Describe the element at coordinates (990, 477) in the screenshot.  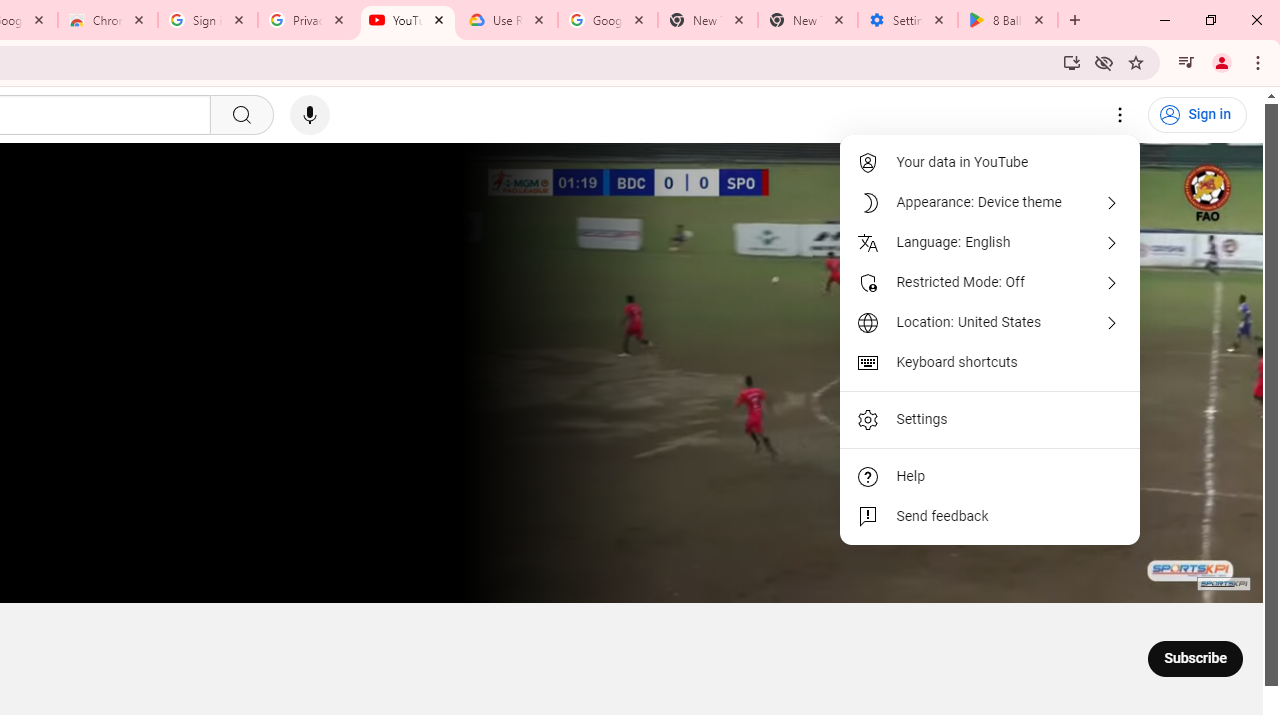
I see `'Help'` at that location.